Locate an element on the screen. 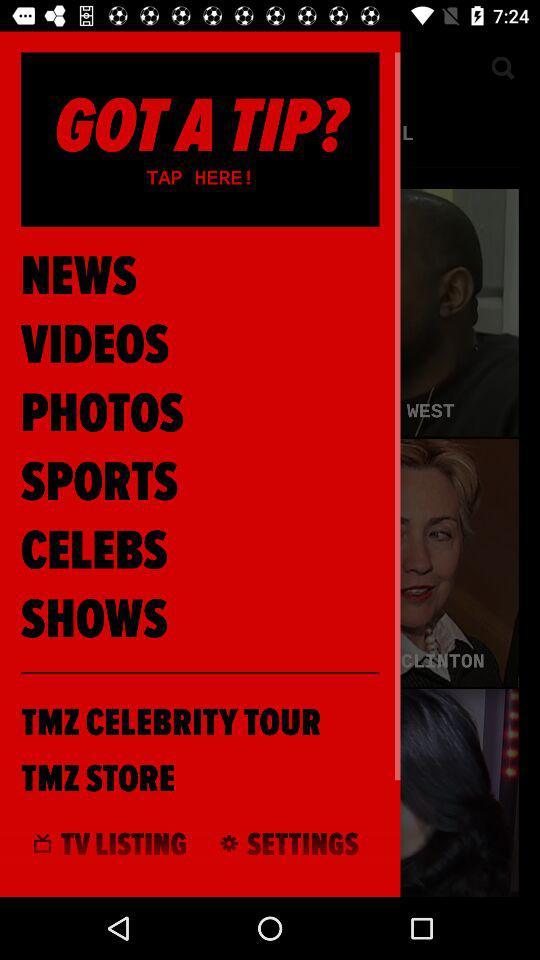 This screenshot has height=960, width=540. the search icon is located at coordinates (501, 66).